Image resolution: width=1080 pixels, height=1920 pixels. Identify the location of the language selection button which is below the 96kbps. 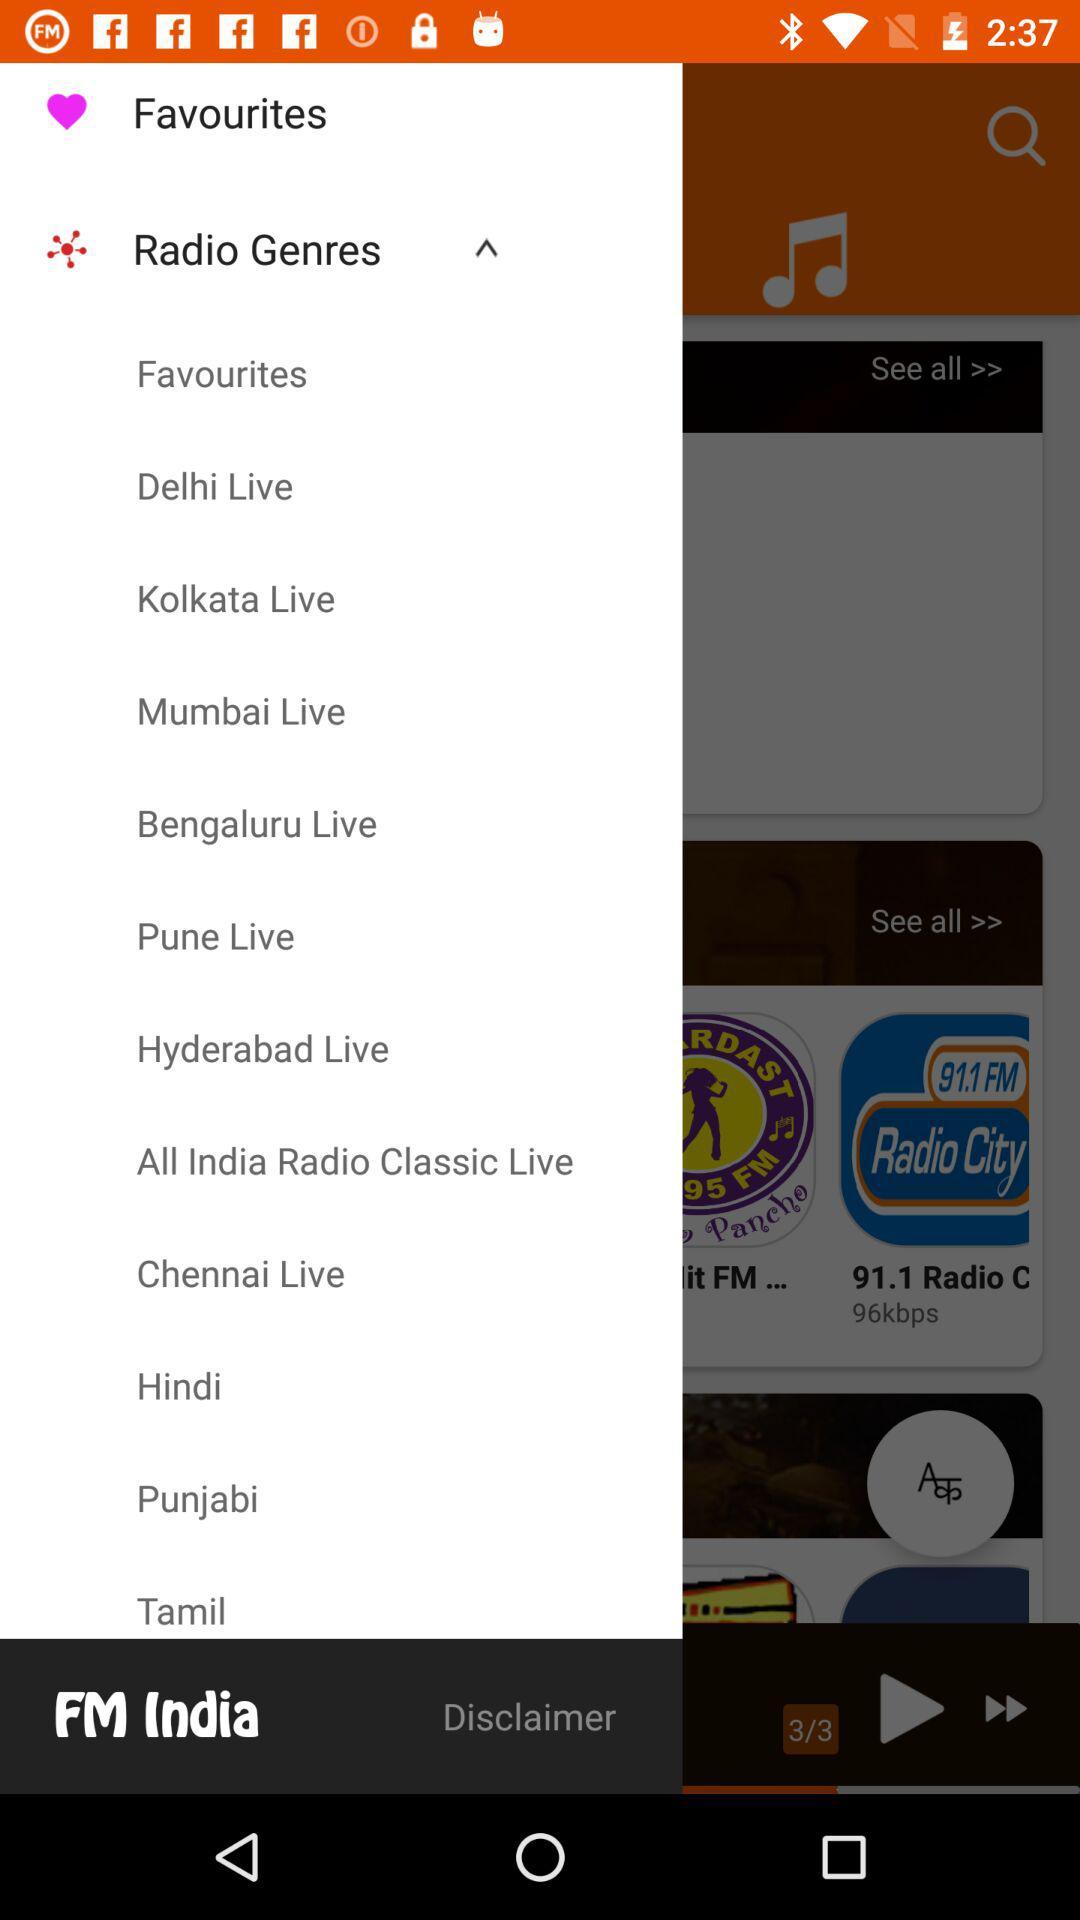
(940, 1483).